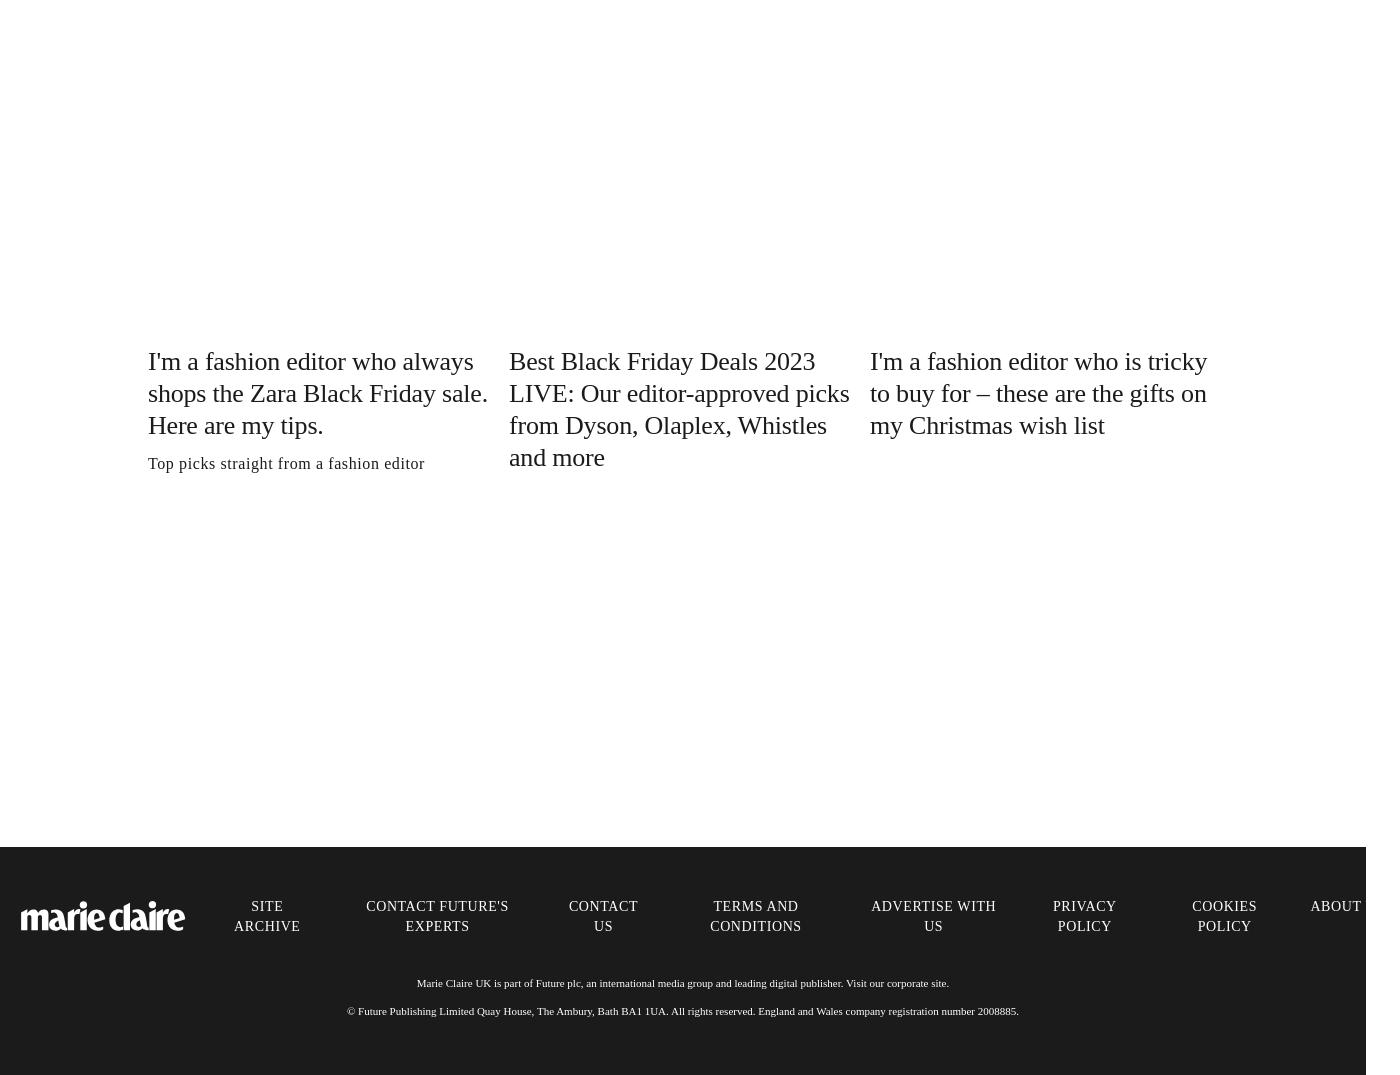  What do you see at coordinates (1224, 914) in the screenshot?
I see `'Cookies policy'` at bounding box center [1224, 914].